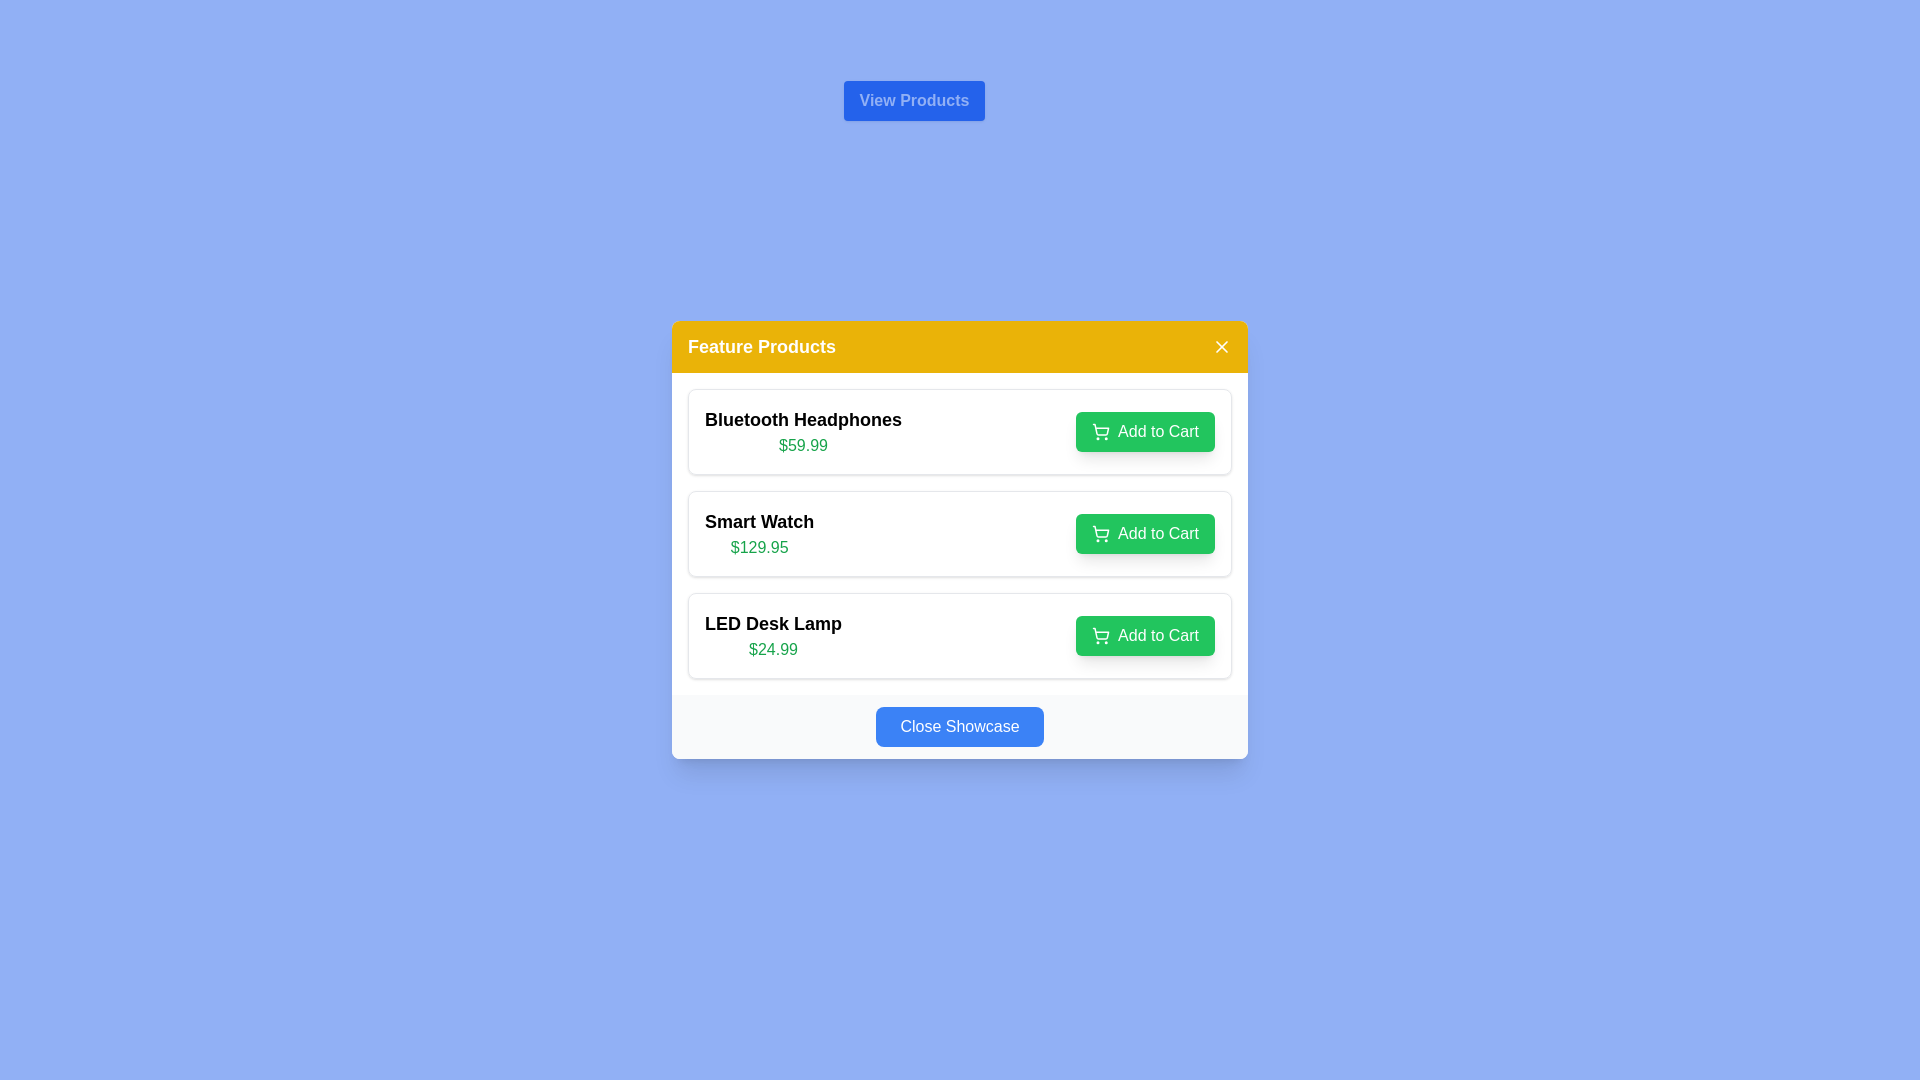 The height and width of the screenshot is (1080, 1920). I want to click on the button, so click(1145, 431).